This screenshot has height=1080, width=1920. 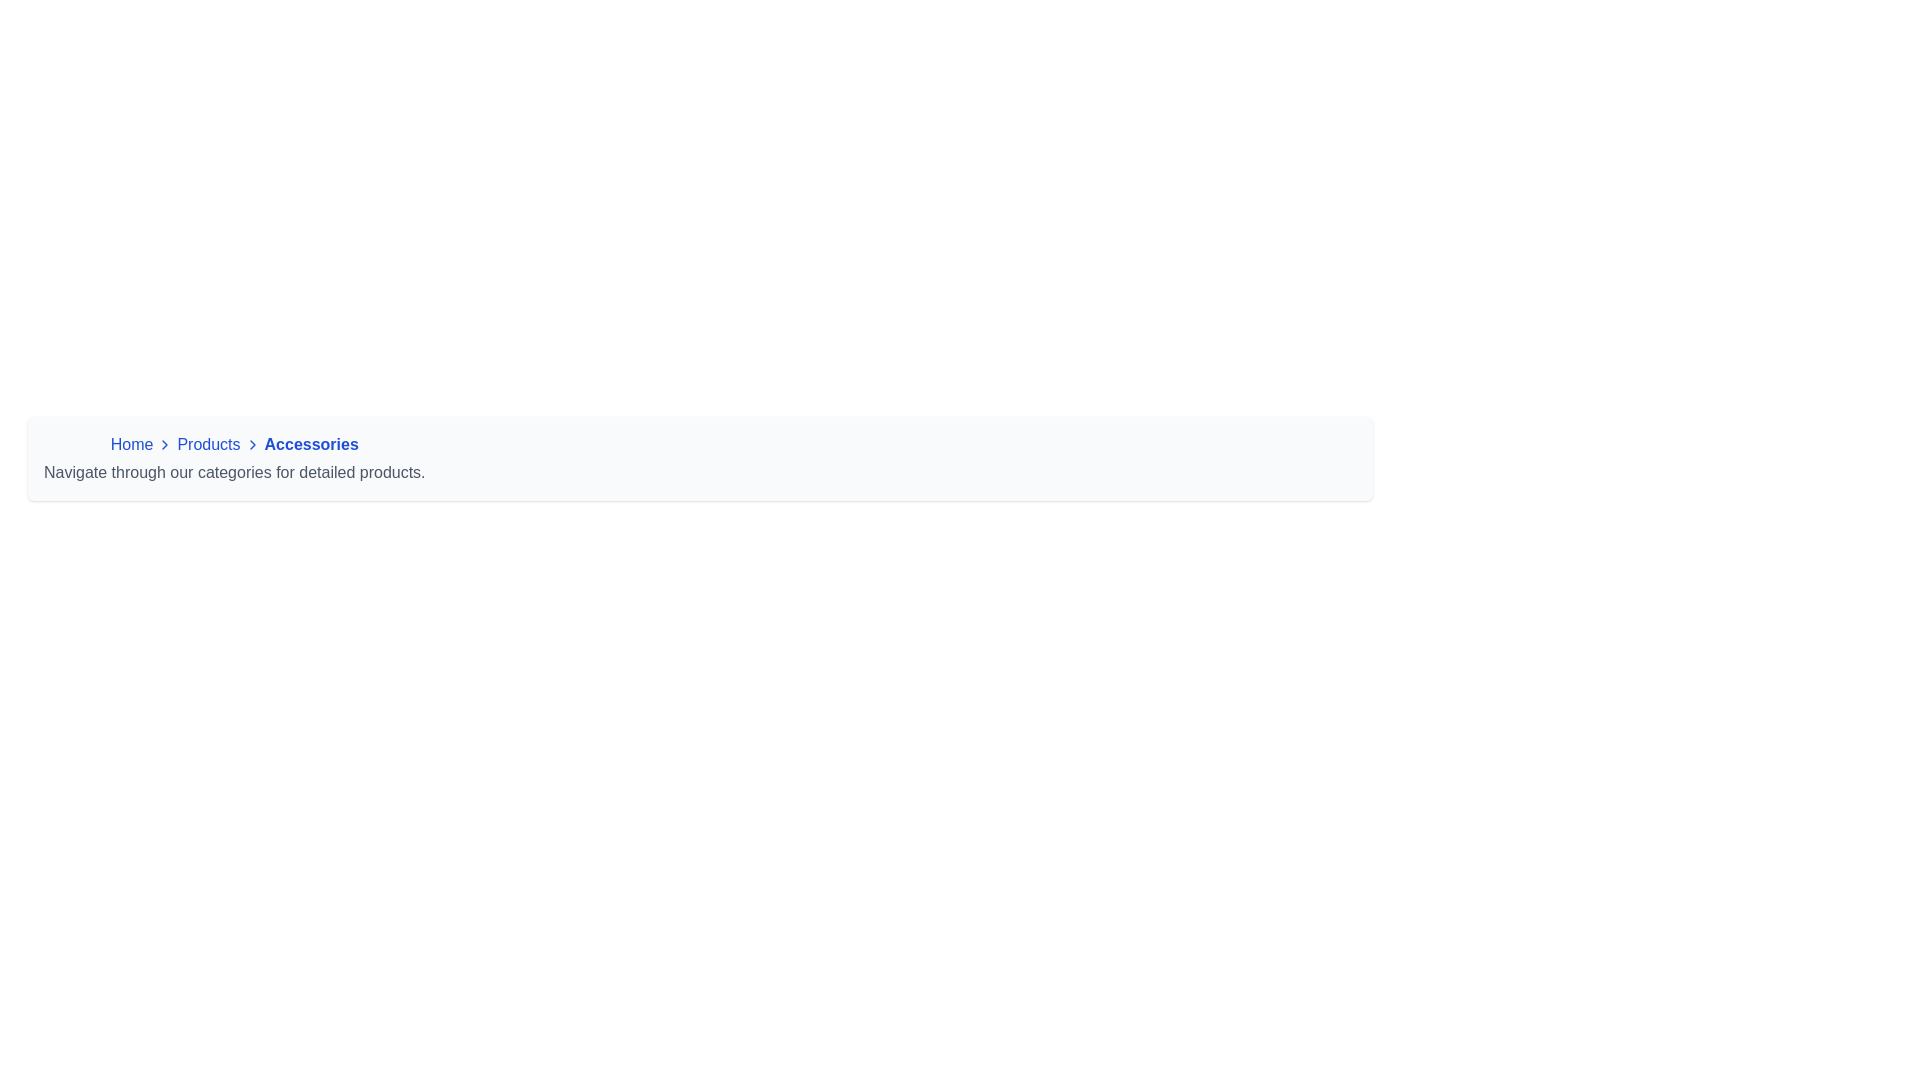 What do you see at coordinates (310, 443) in the screenshot?
I see `the static text label 'Accessories', which is the third segment in the breadcrumb navigation bar, displayed in bold blue font` at bounding box center [310, 443].